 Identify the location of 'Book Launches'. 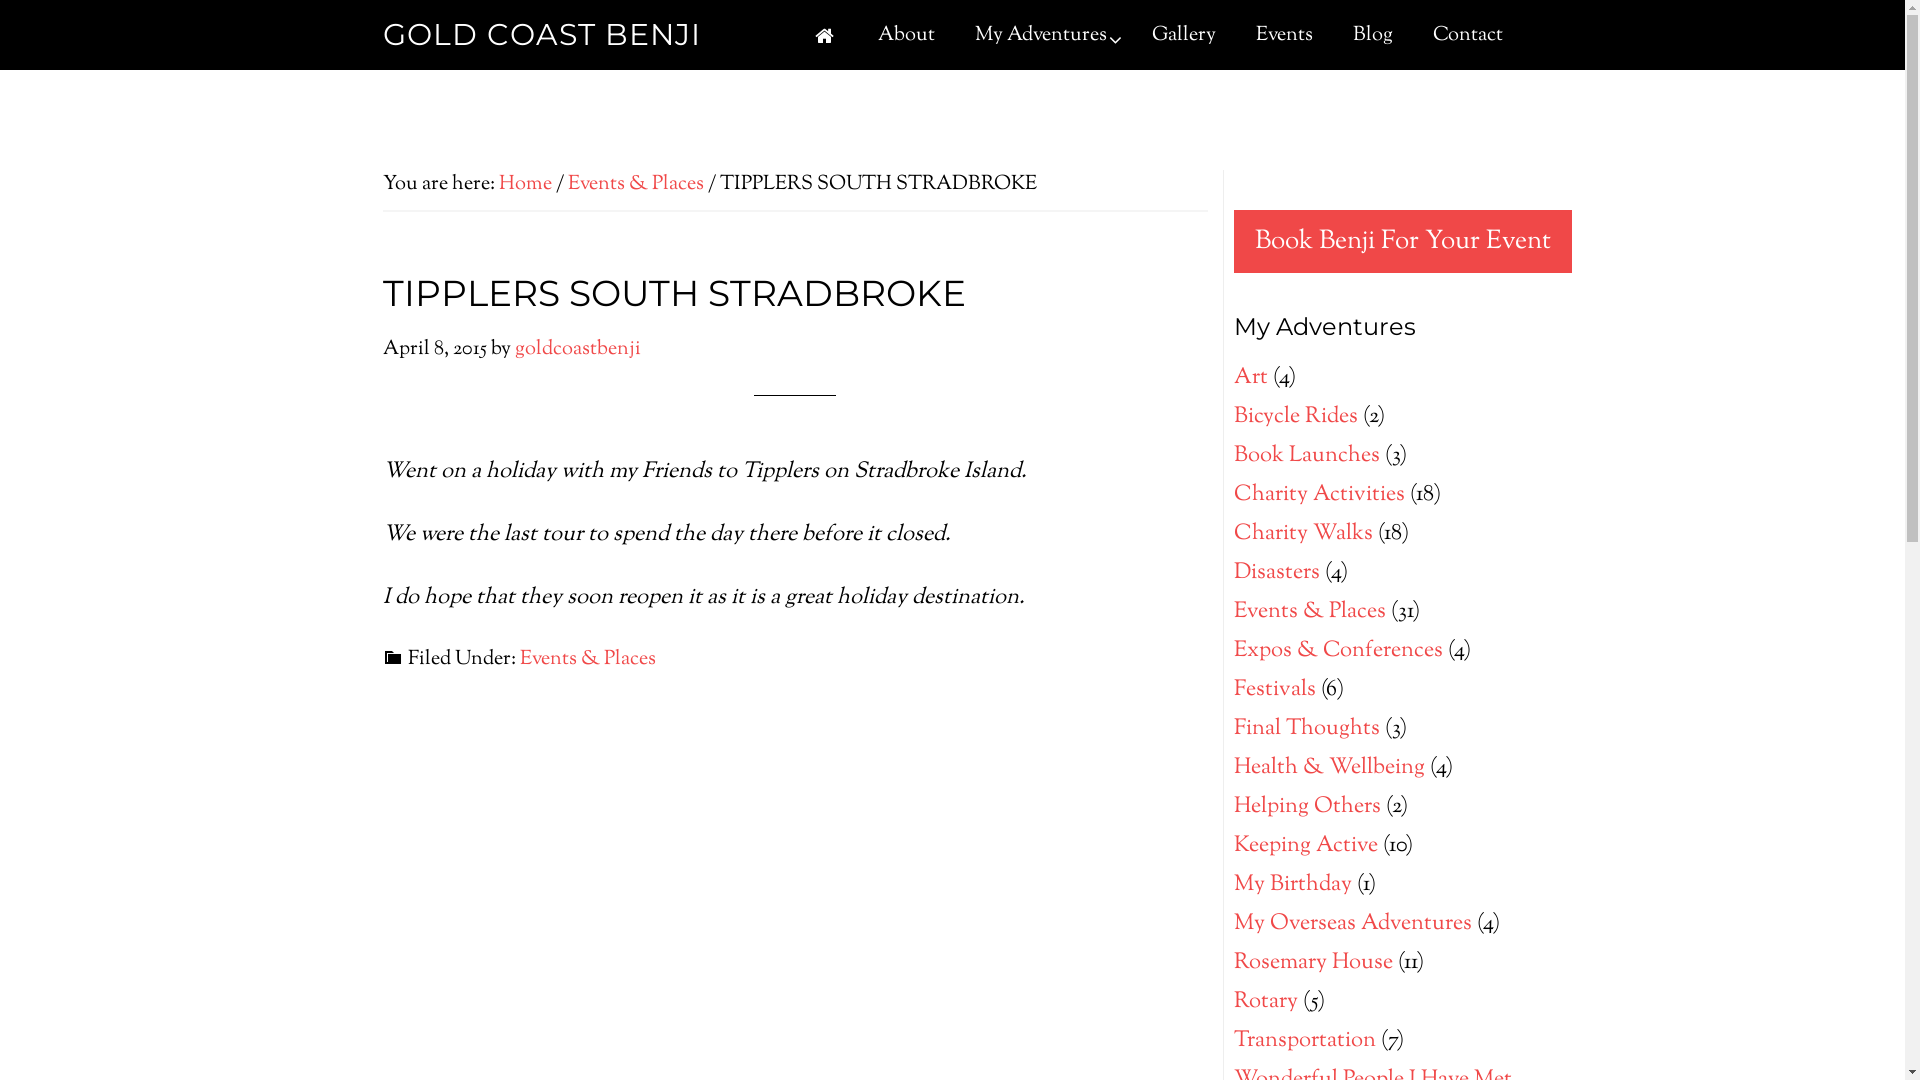
(1232, 455).